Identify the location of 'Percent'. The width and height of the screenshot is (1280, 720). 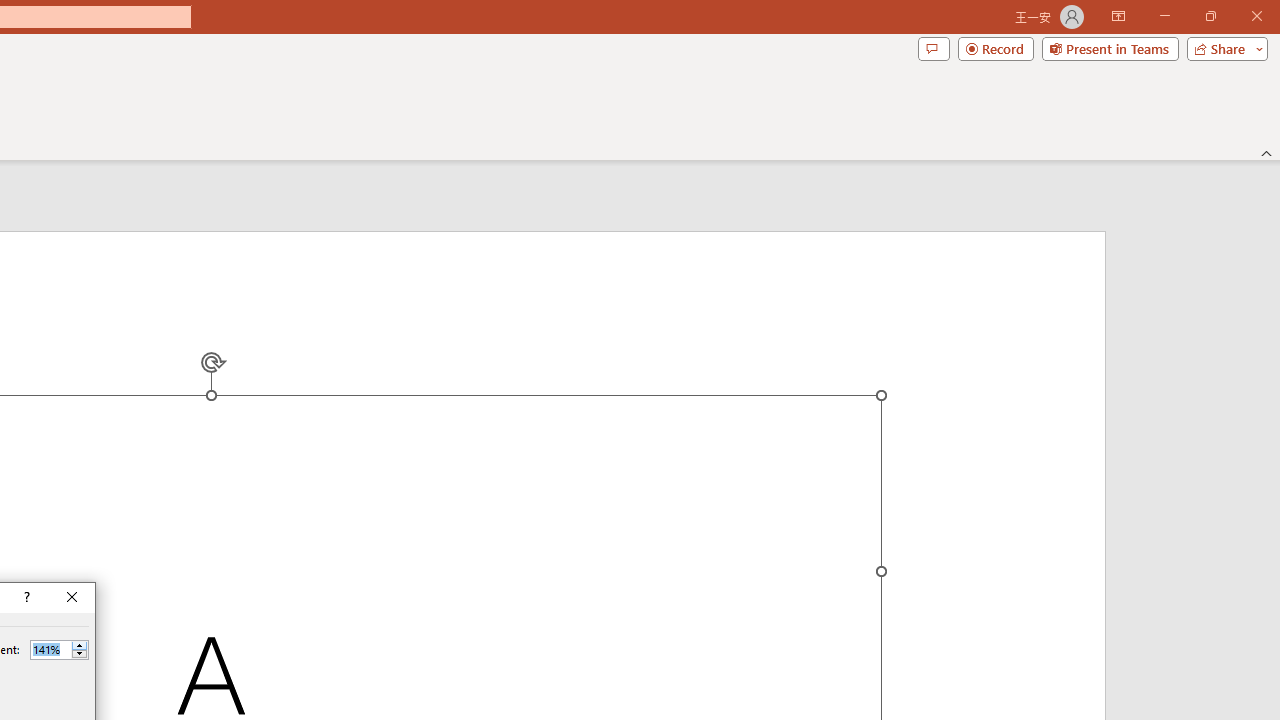
(59, 650).